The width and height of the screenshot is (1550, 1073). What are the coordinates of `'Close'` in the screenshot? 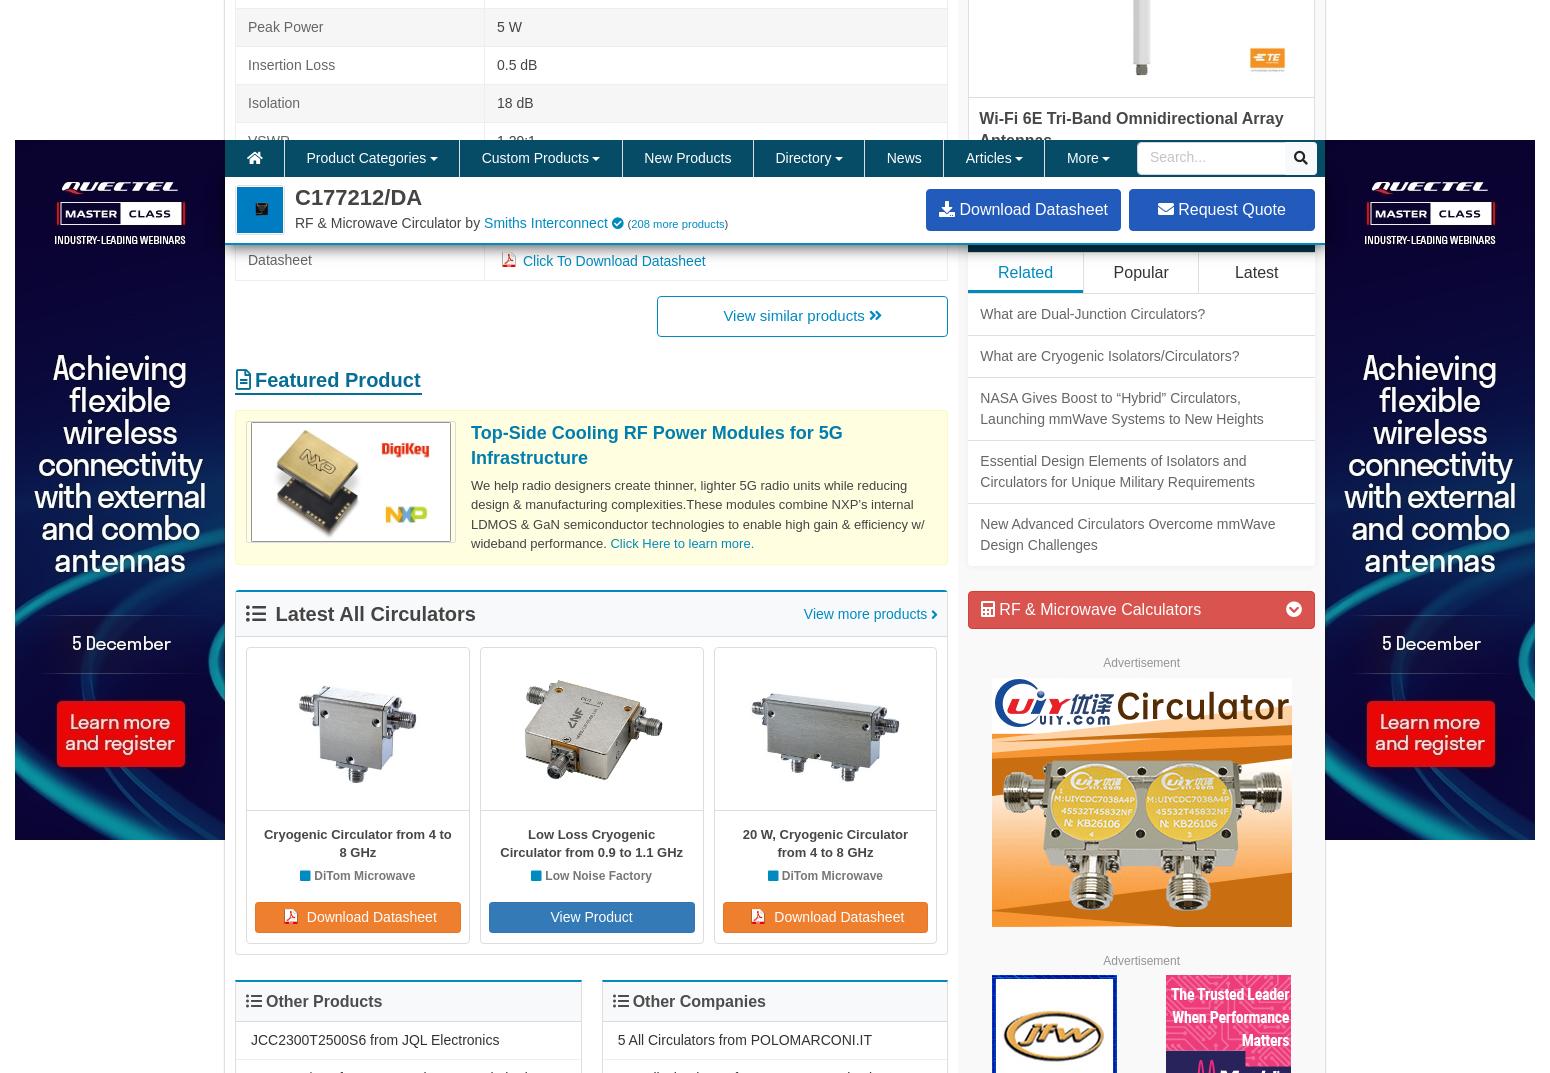 It's located at (1204, 893).